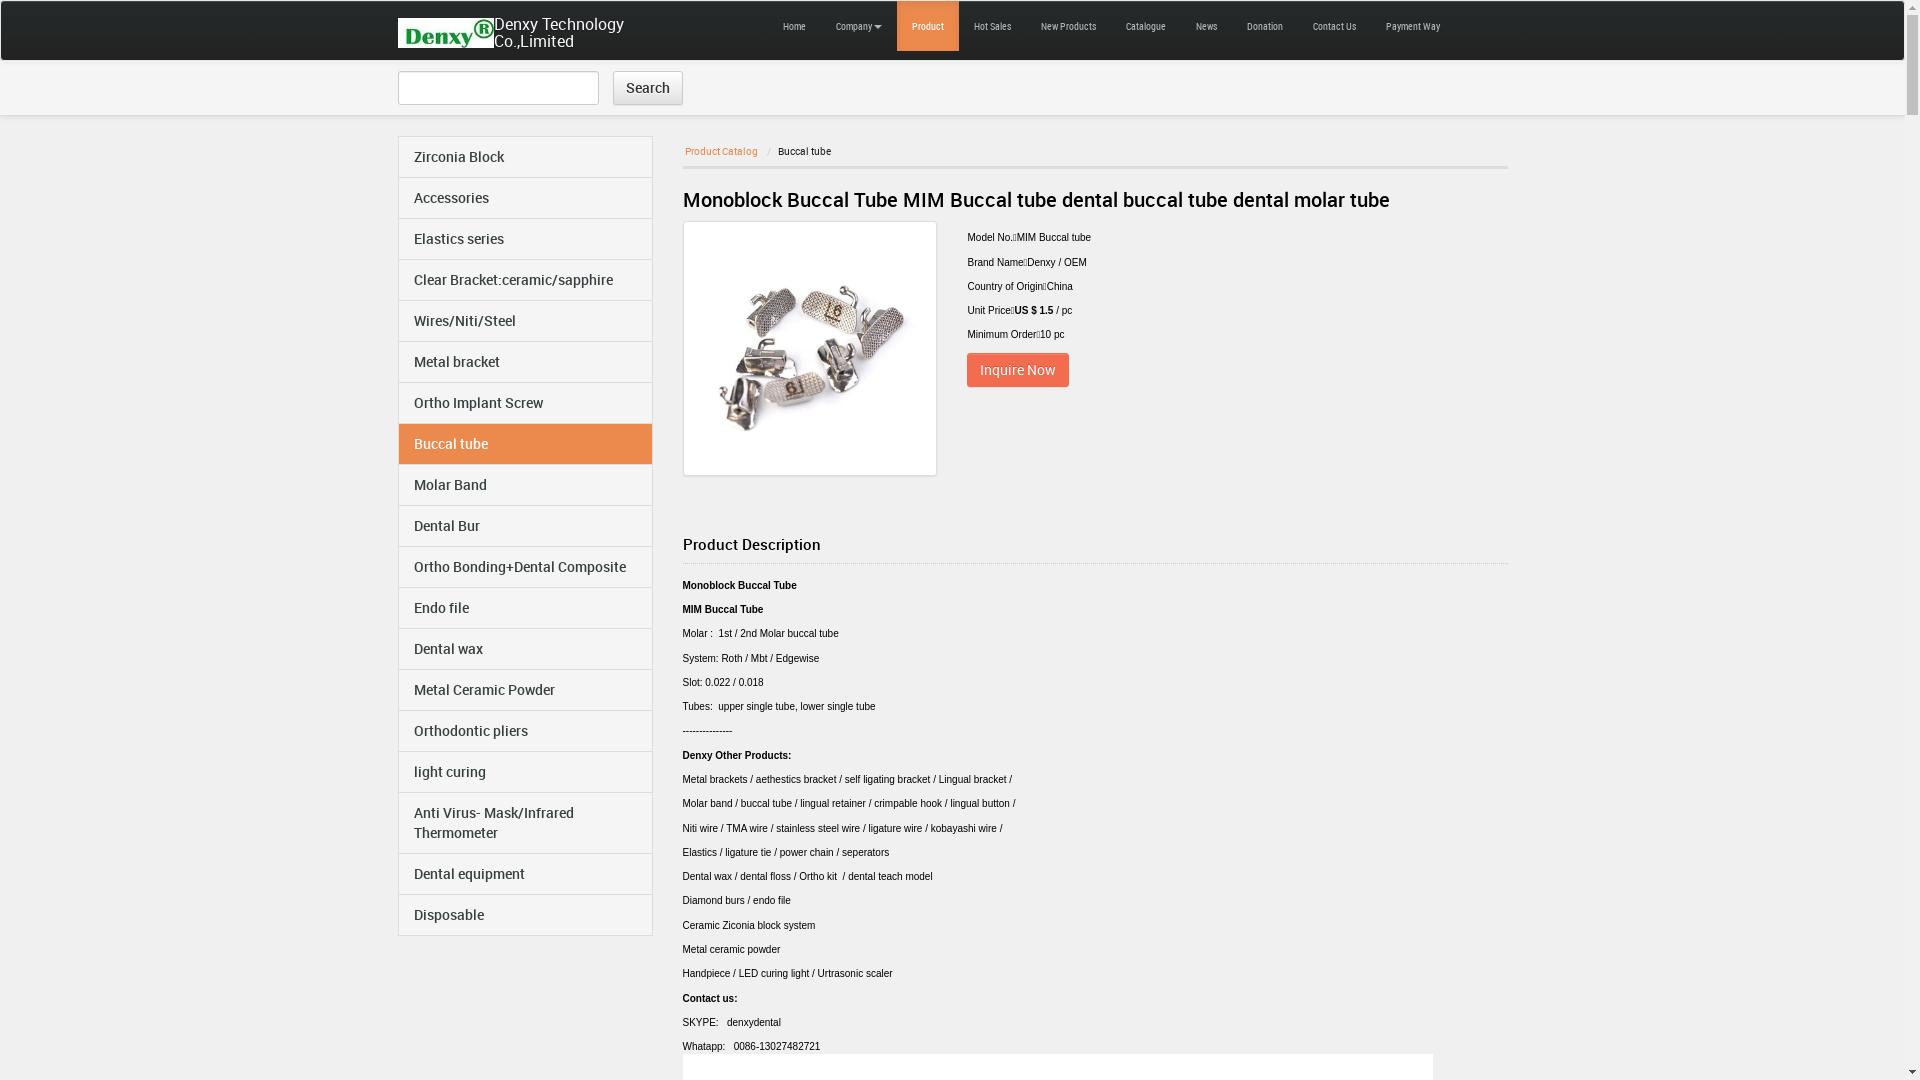  Describe the element at coordinates (858, 26) in the screenshot. I see `'Company'` at that location.